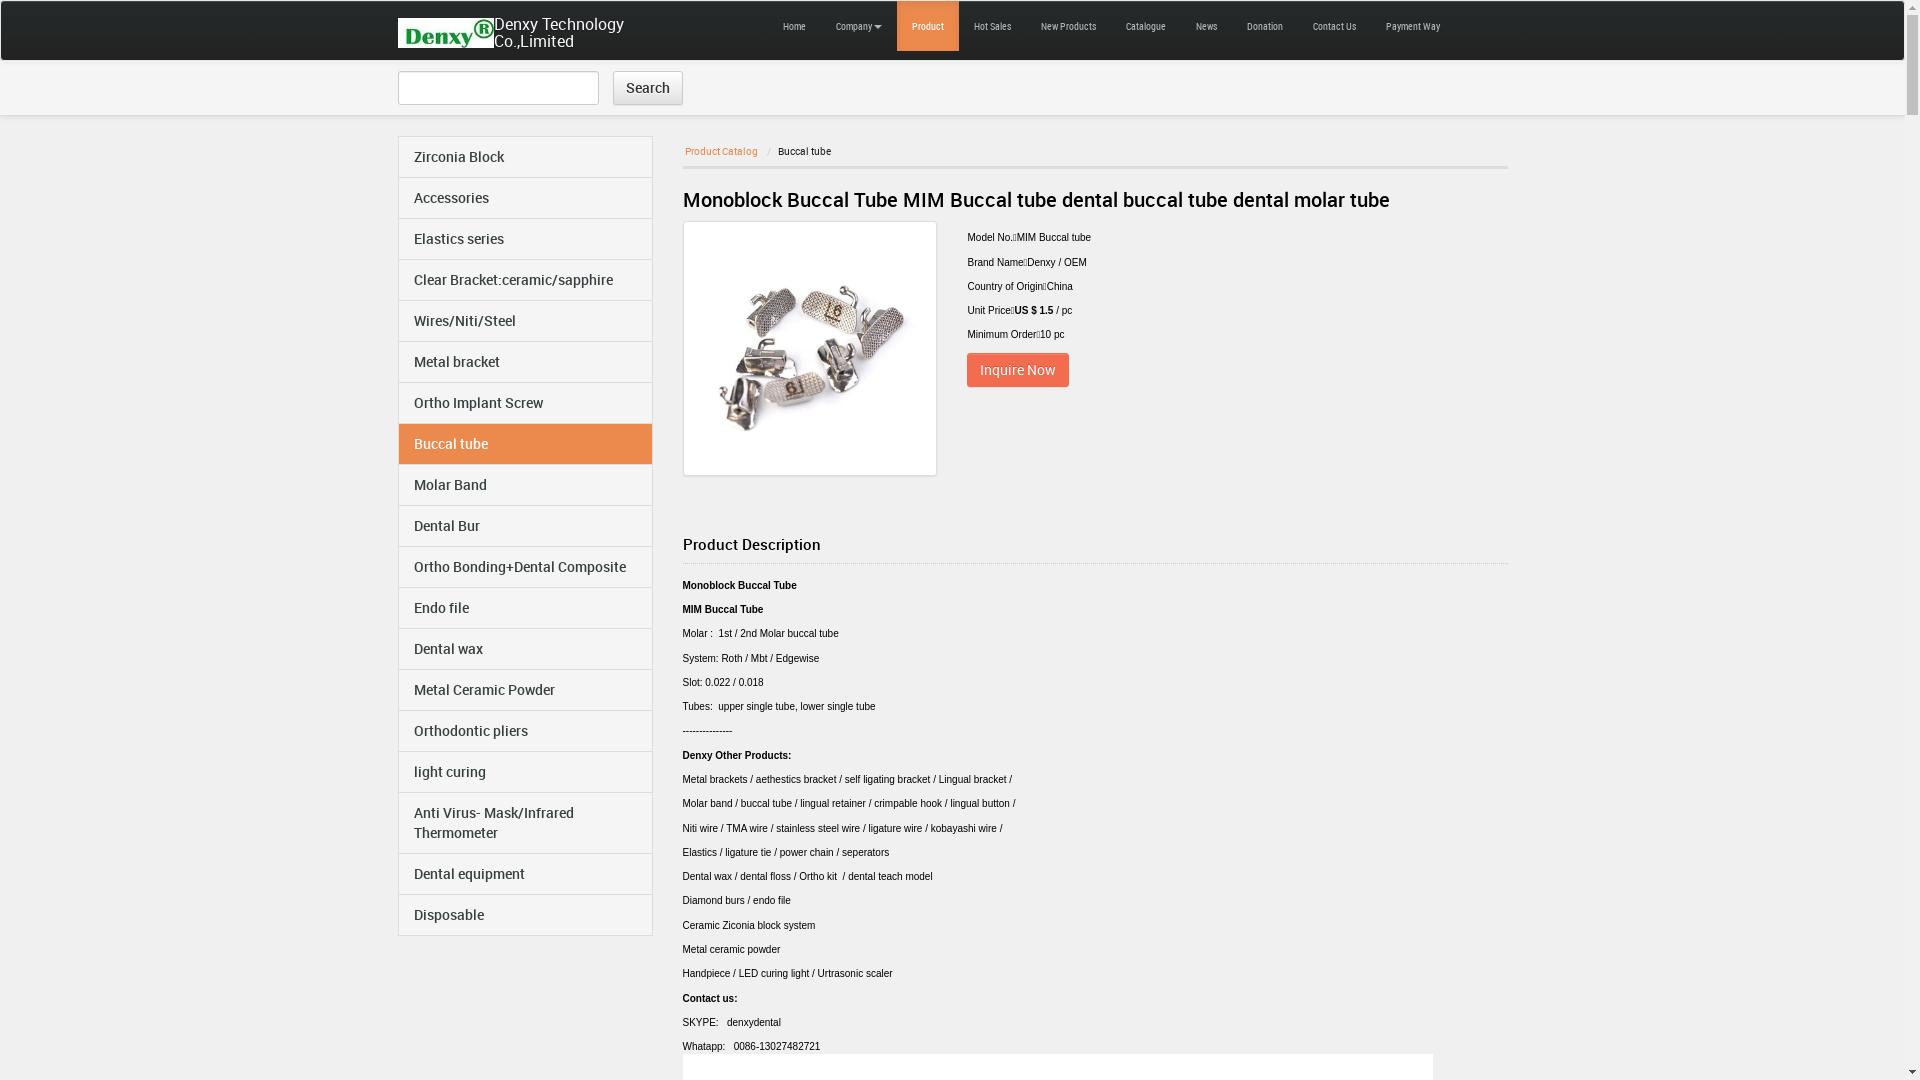  Describe the element at coordinates (858, 26) in the screenshot. I see `'Company'` at that location.